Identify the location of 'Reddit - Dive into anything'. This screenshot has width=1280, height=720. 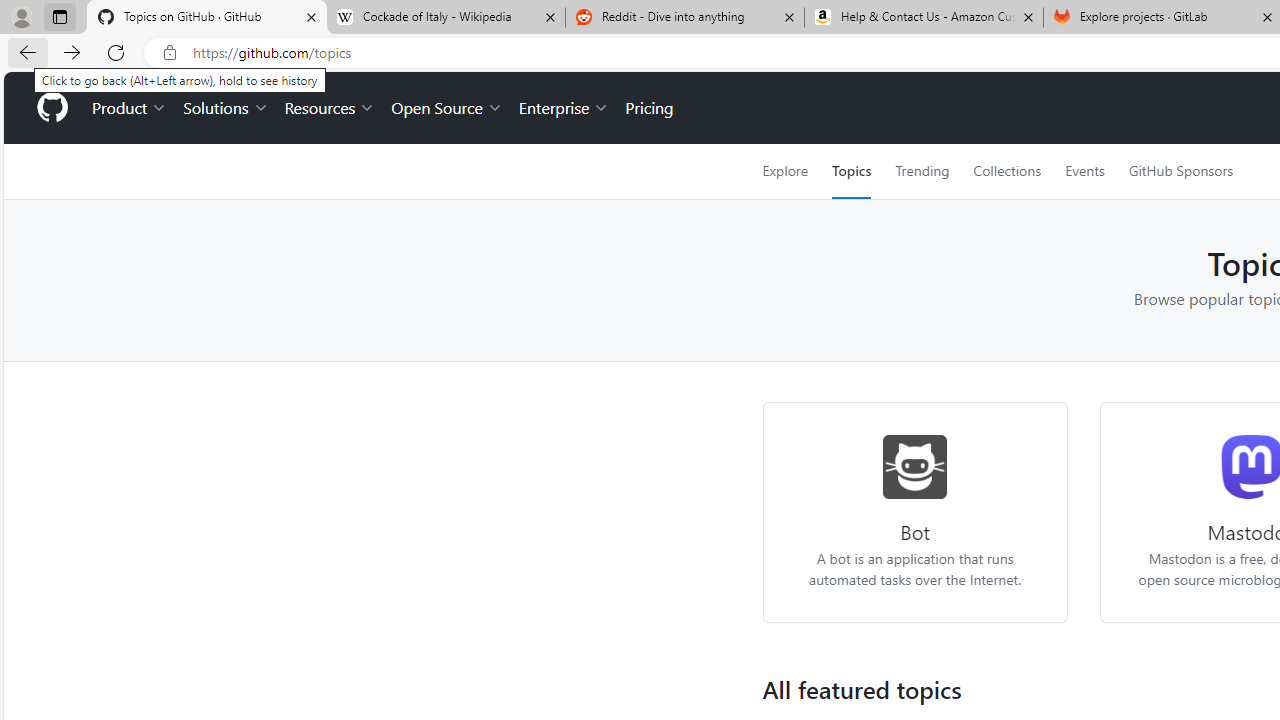
(684, 17).